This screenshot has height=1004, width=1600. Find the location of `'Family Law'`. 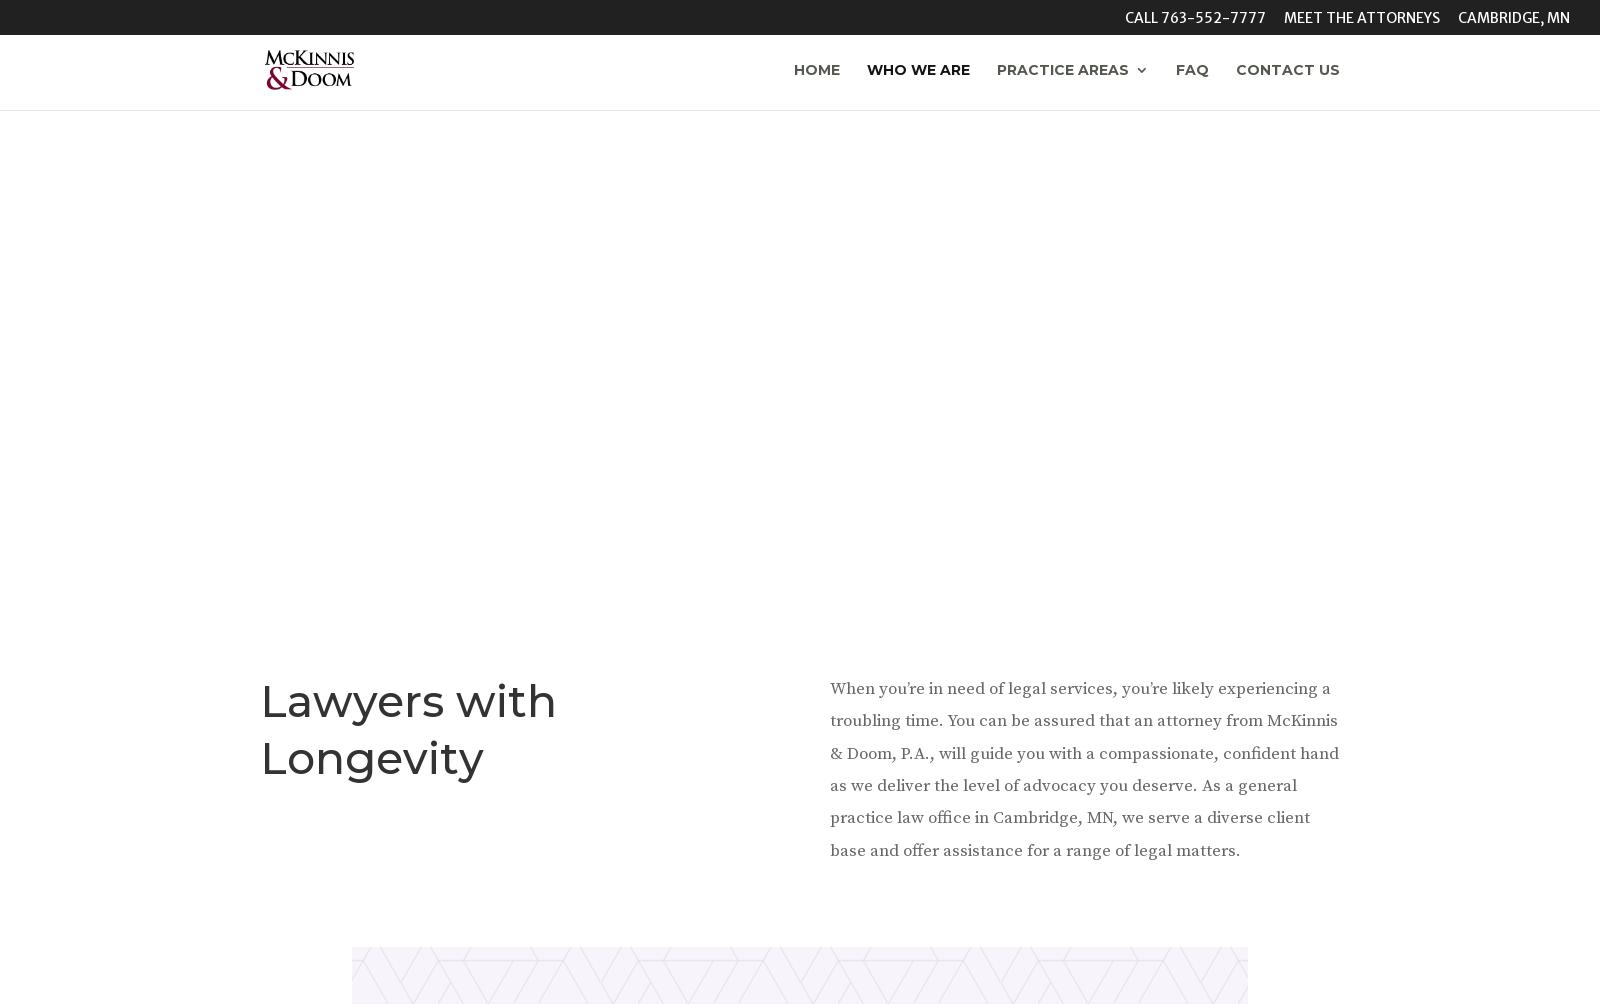

'Family Law' is located at coordinates (1084, 261).